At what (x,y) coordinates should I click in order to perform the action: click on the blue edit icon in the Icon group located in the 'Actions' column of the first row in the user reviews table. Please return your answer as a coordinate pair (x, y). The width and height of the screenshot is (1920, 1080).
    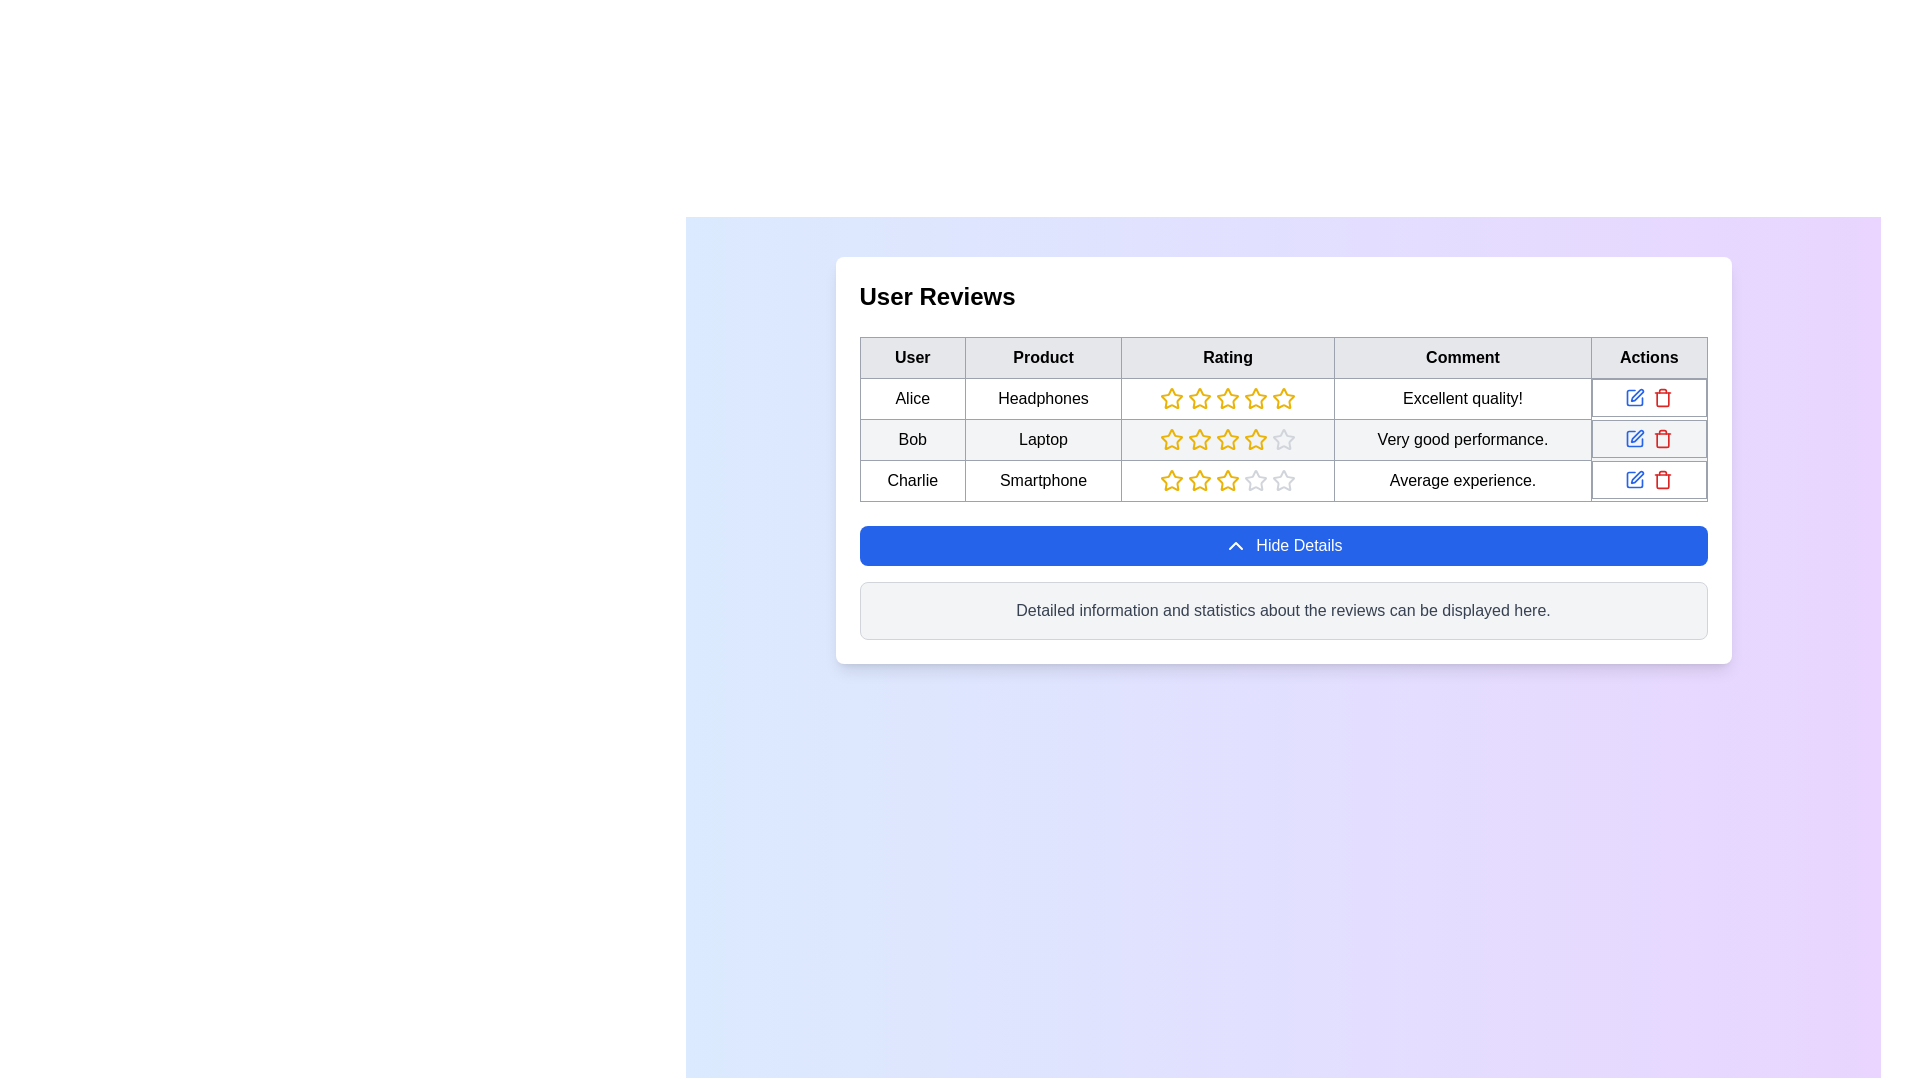
    Looking at the image, I should click on (1649, 397).